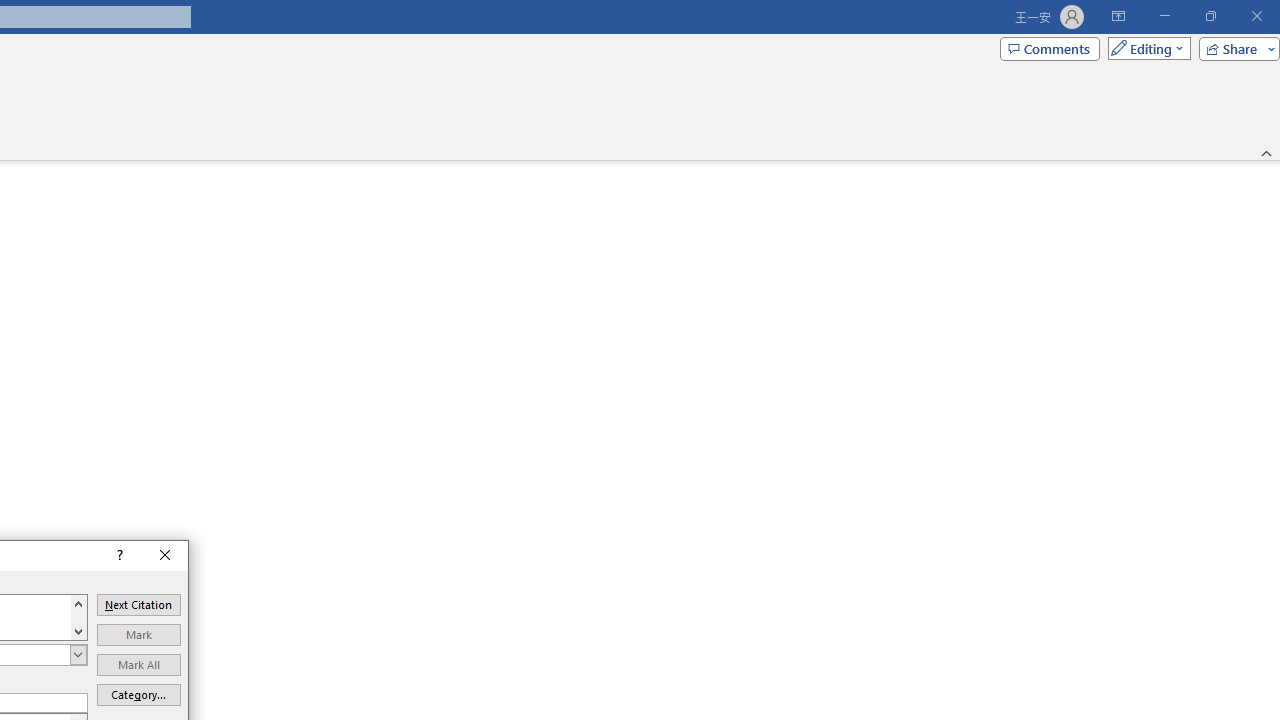 This screenshot has height=720, width=1280. What do you see at coordinates (137, 635) in the screenshot?
I see `'Mark'` at bounding box center [137, 635].